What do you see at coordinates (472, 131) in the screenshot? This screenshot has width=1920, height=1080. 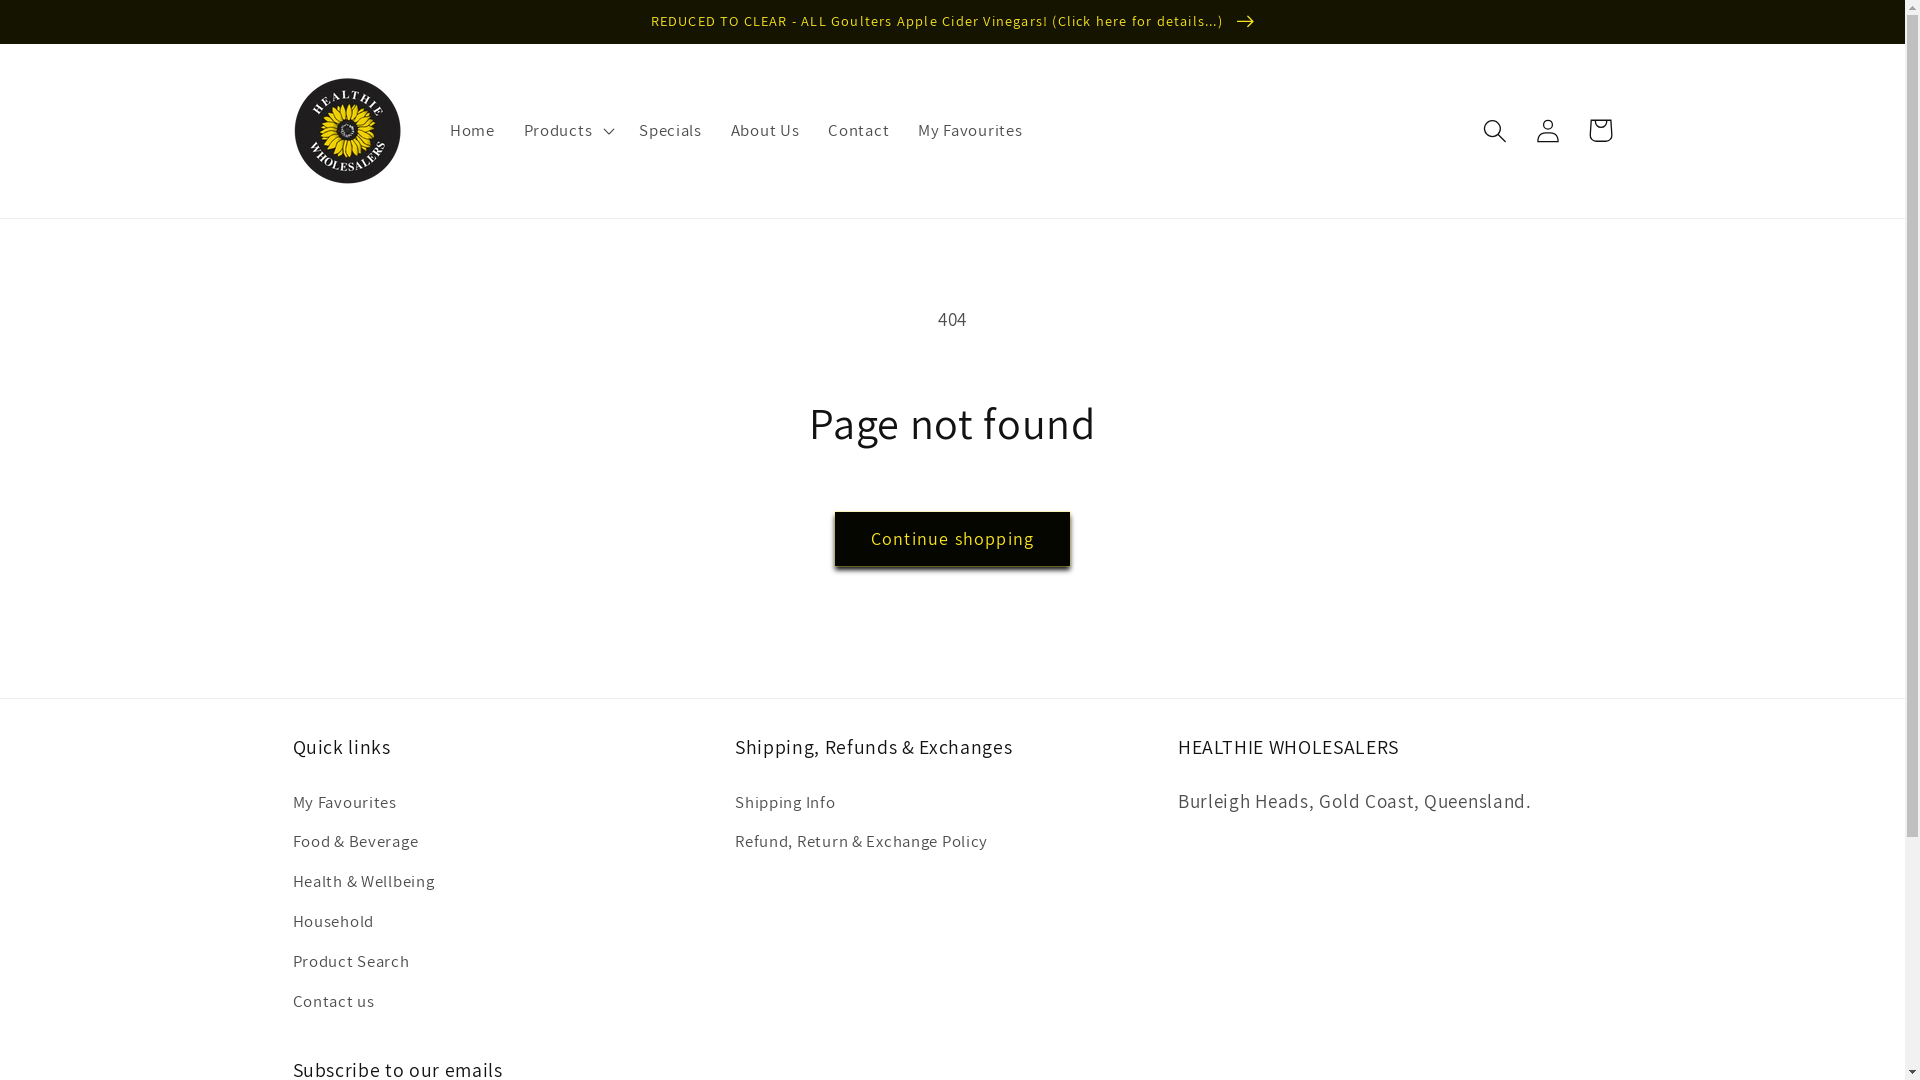 I see `'Home'` at bounding box center [472, 131].